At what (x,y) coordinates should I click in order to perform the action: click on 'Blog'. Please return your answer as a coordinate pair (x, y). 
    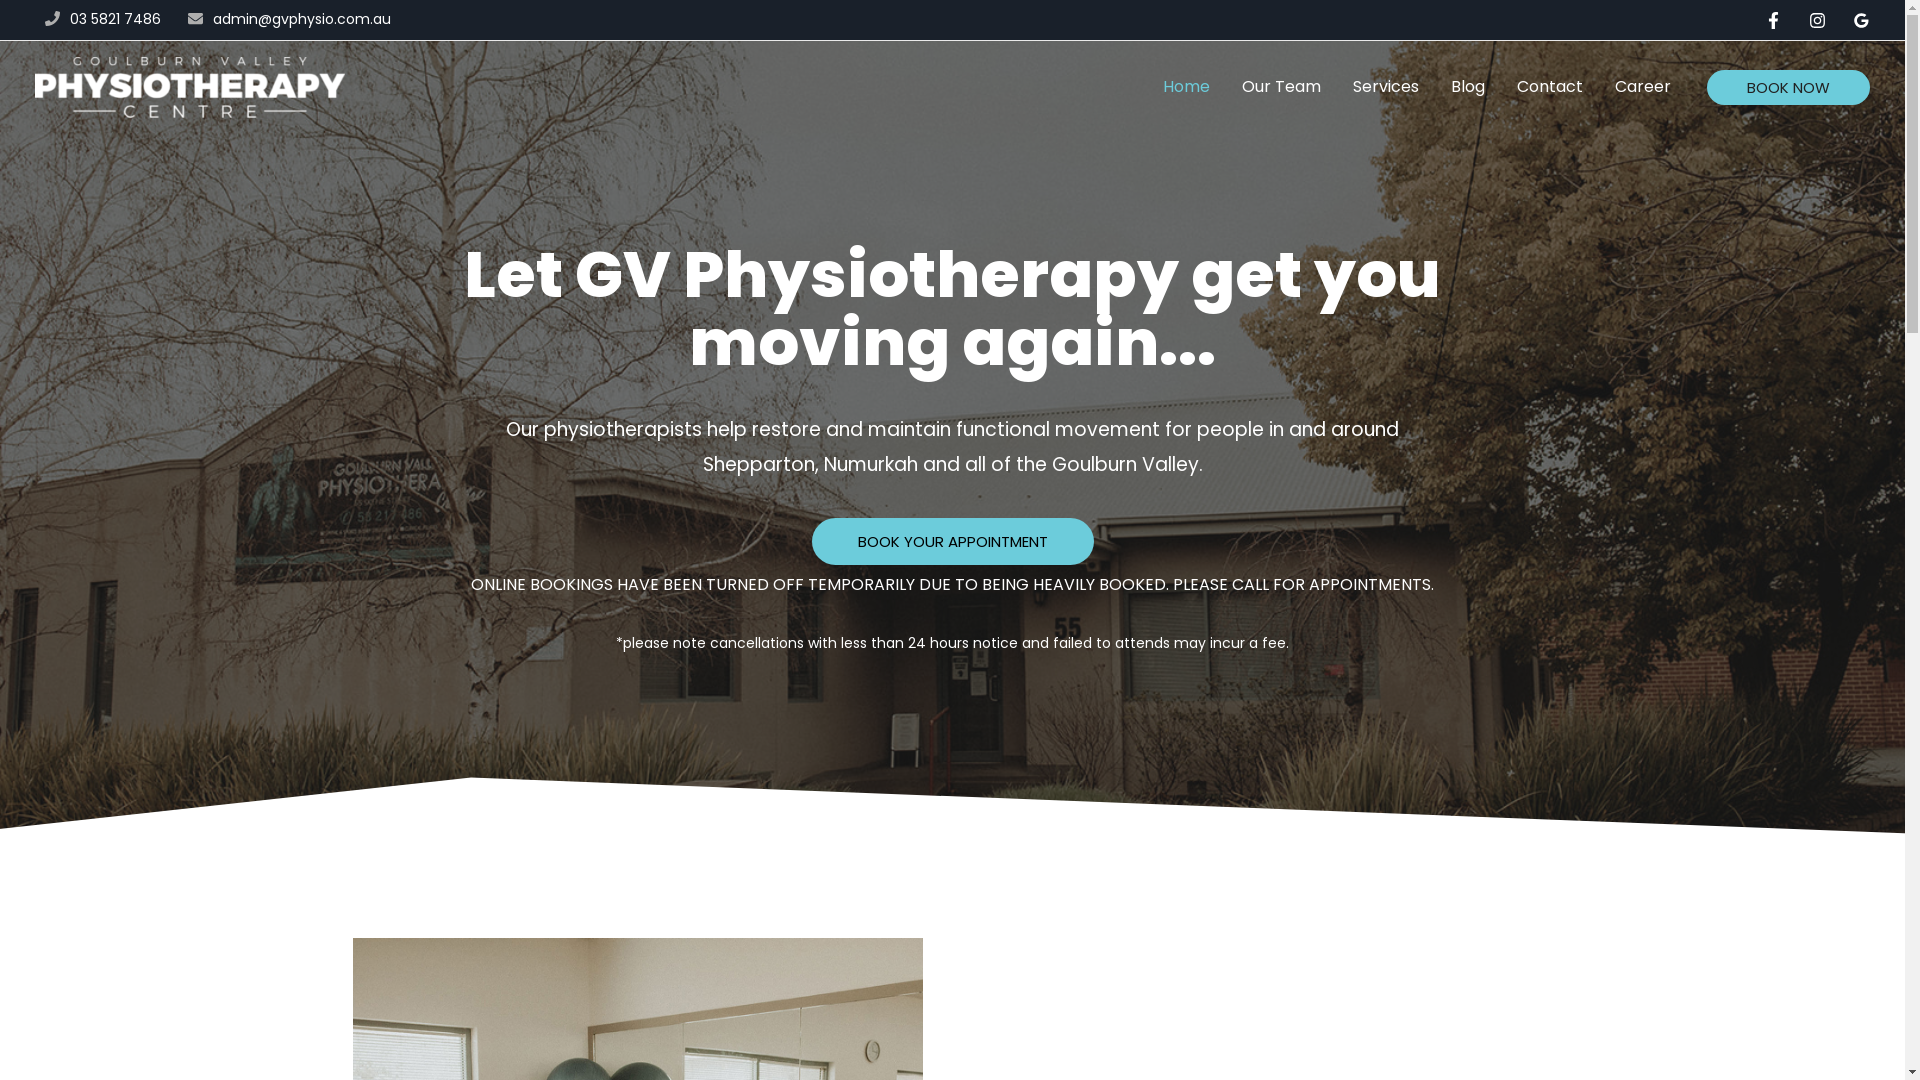
    Looking at the image, I should click on (1434, 86).